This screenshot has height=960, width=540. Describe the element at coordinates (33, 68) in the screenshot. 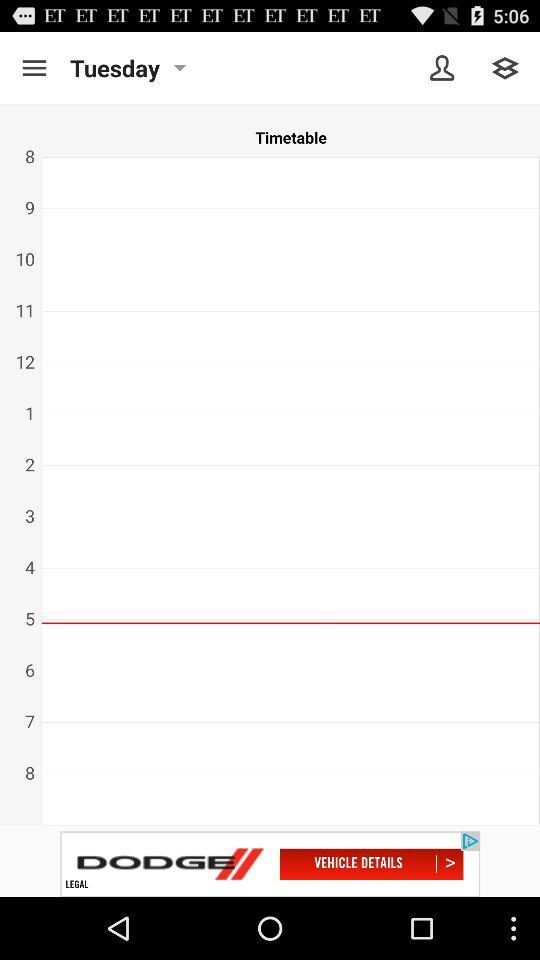

I see `menu pega` at that location.